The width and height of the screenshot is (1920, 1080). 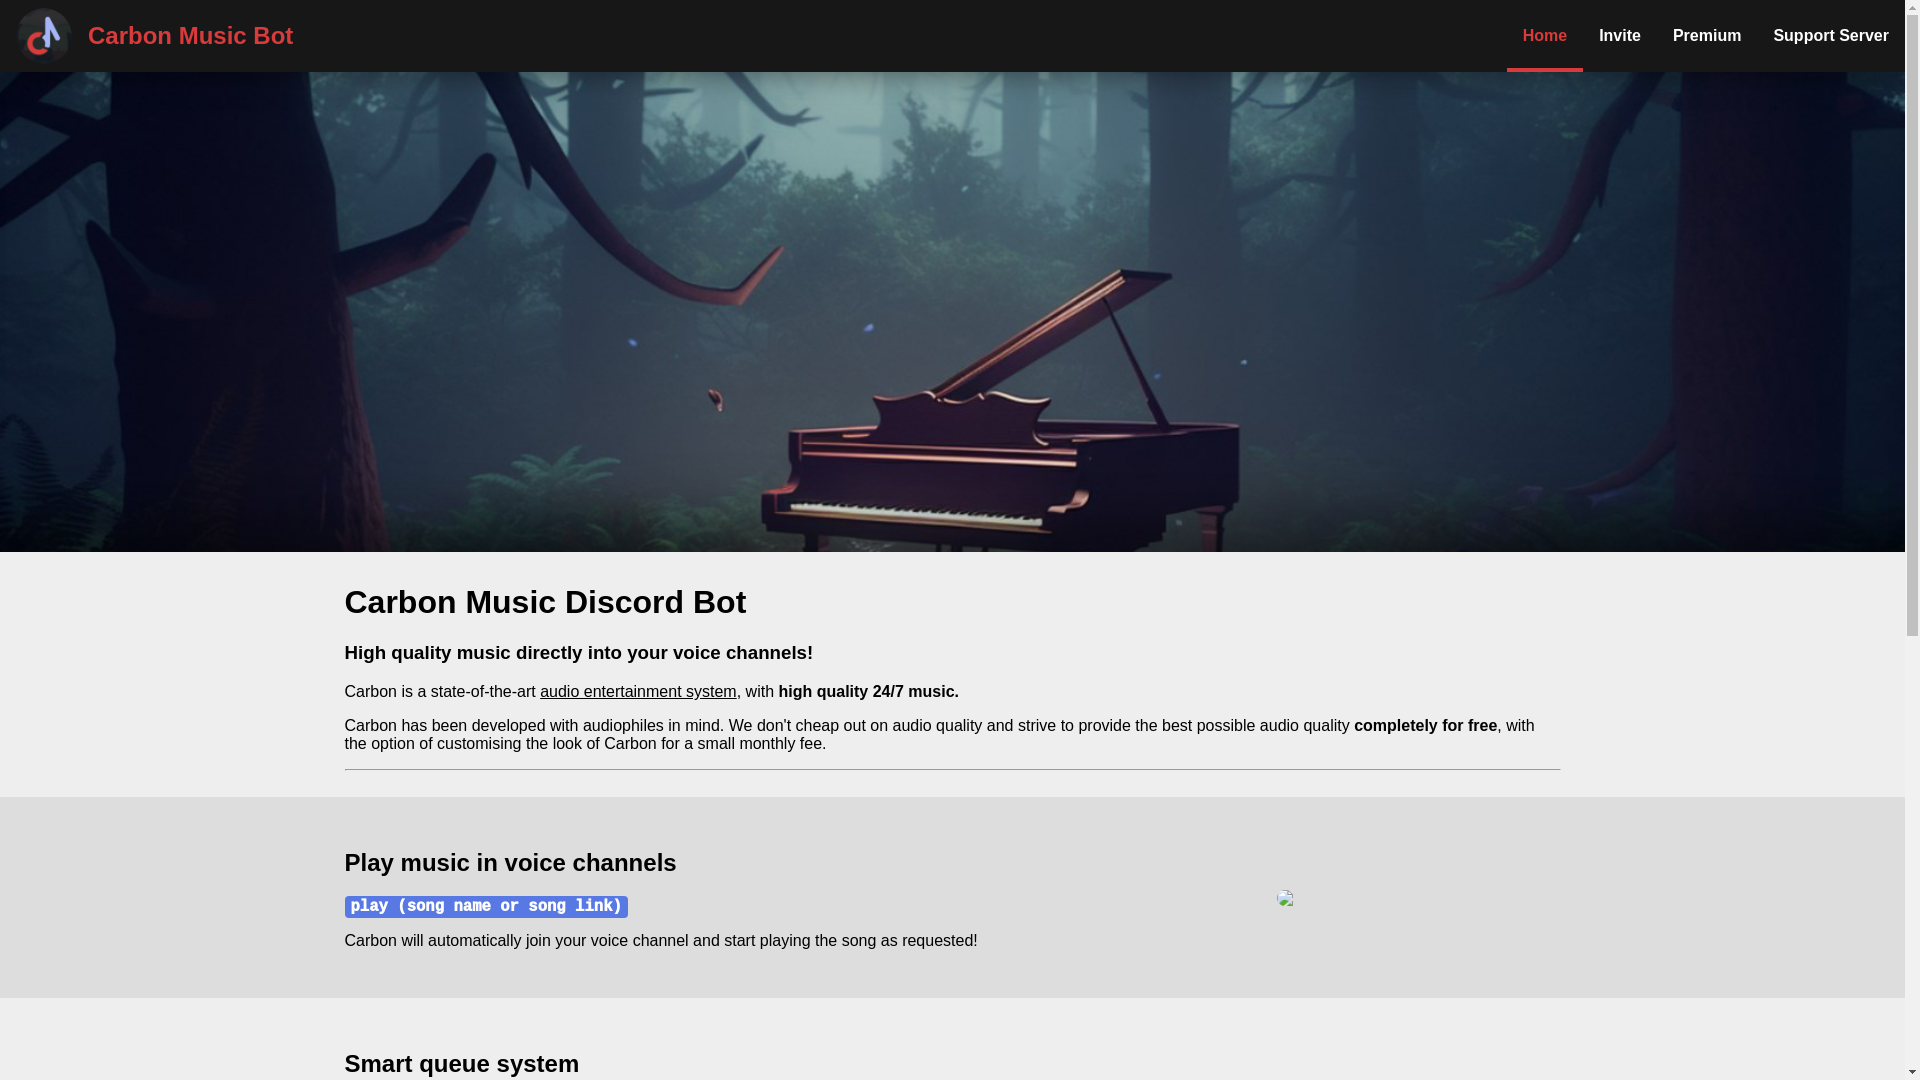 What do you see at coordinates (1620, 35) in the screenshot?
I see `'Invite'` at bounding box center [1620, 35].